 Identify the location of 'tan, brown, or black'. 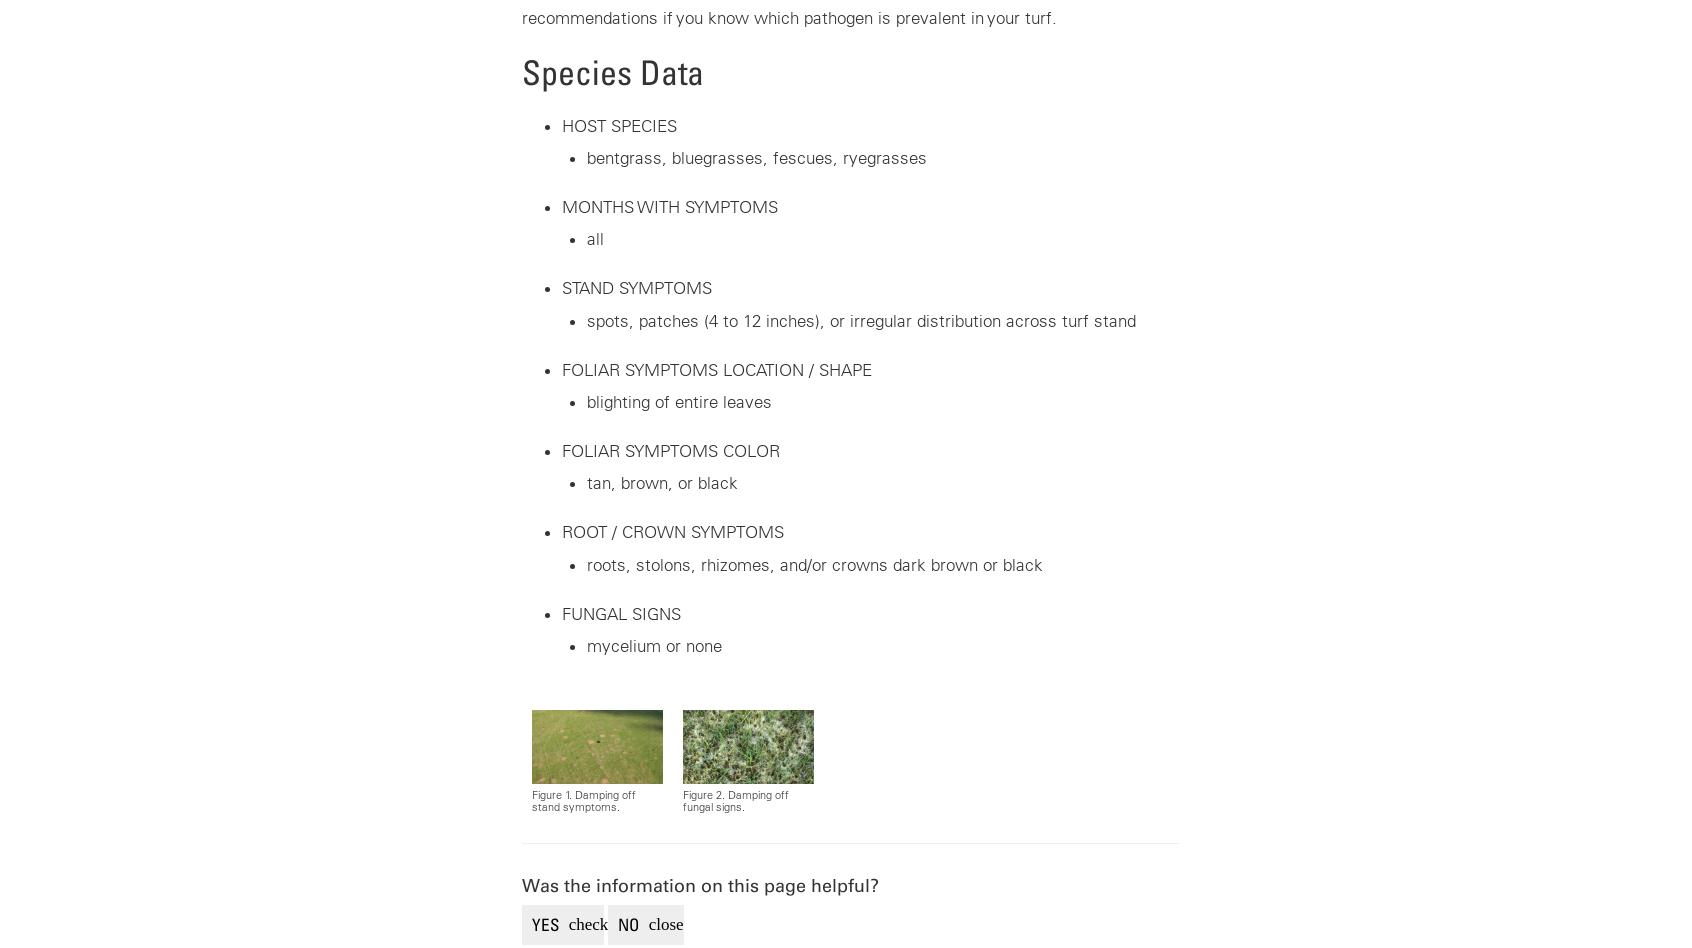
(661, 483).